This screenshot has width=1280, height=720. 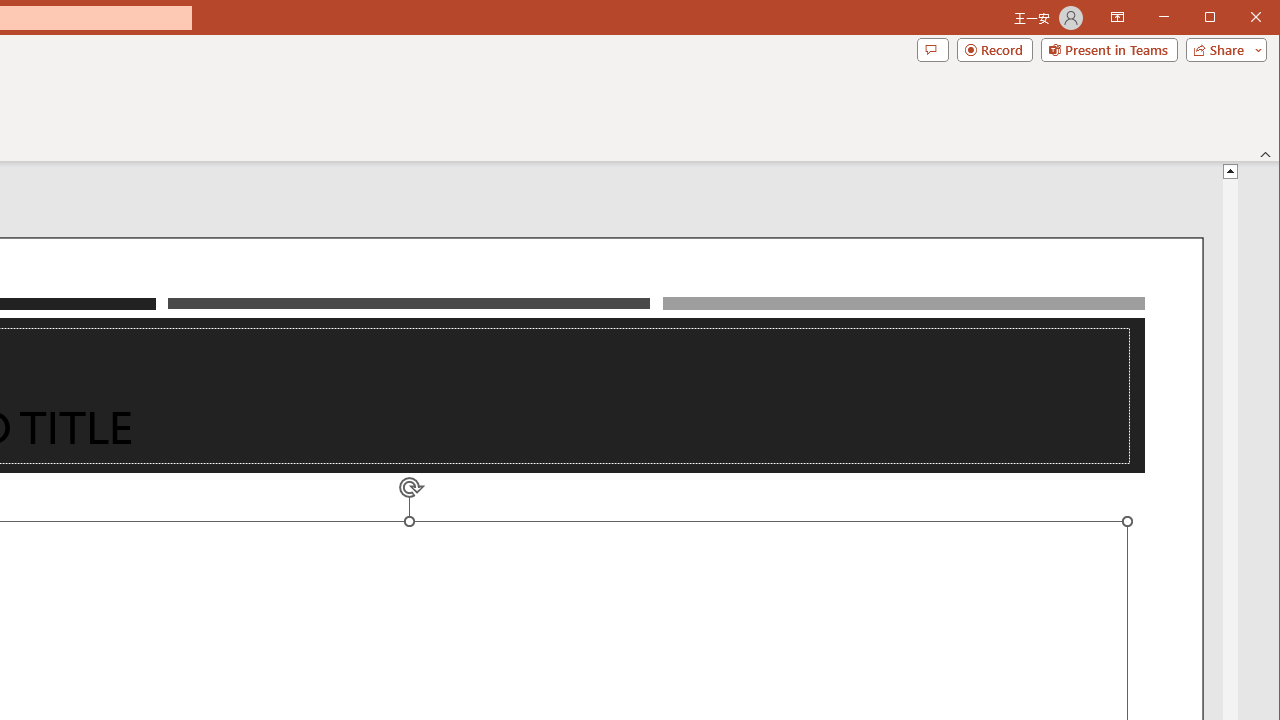 What do you see at coordinates (1265, 153) in the screenshot?
I see `'Collapse the Ribbon'` at bounding box center [1265, 153].